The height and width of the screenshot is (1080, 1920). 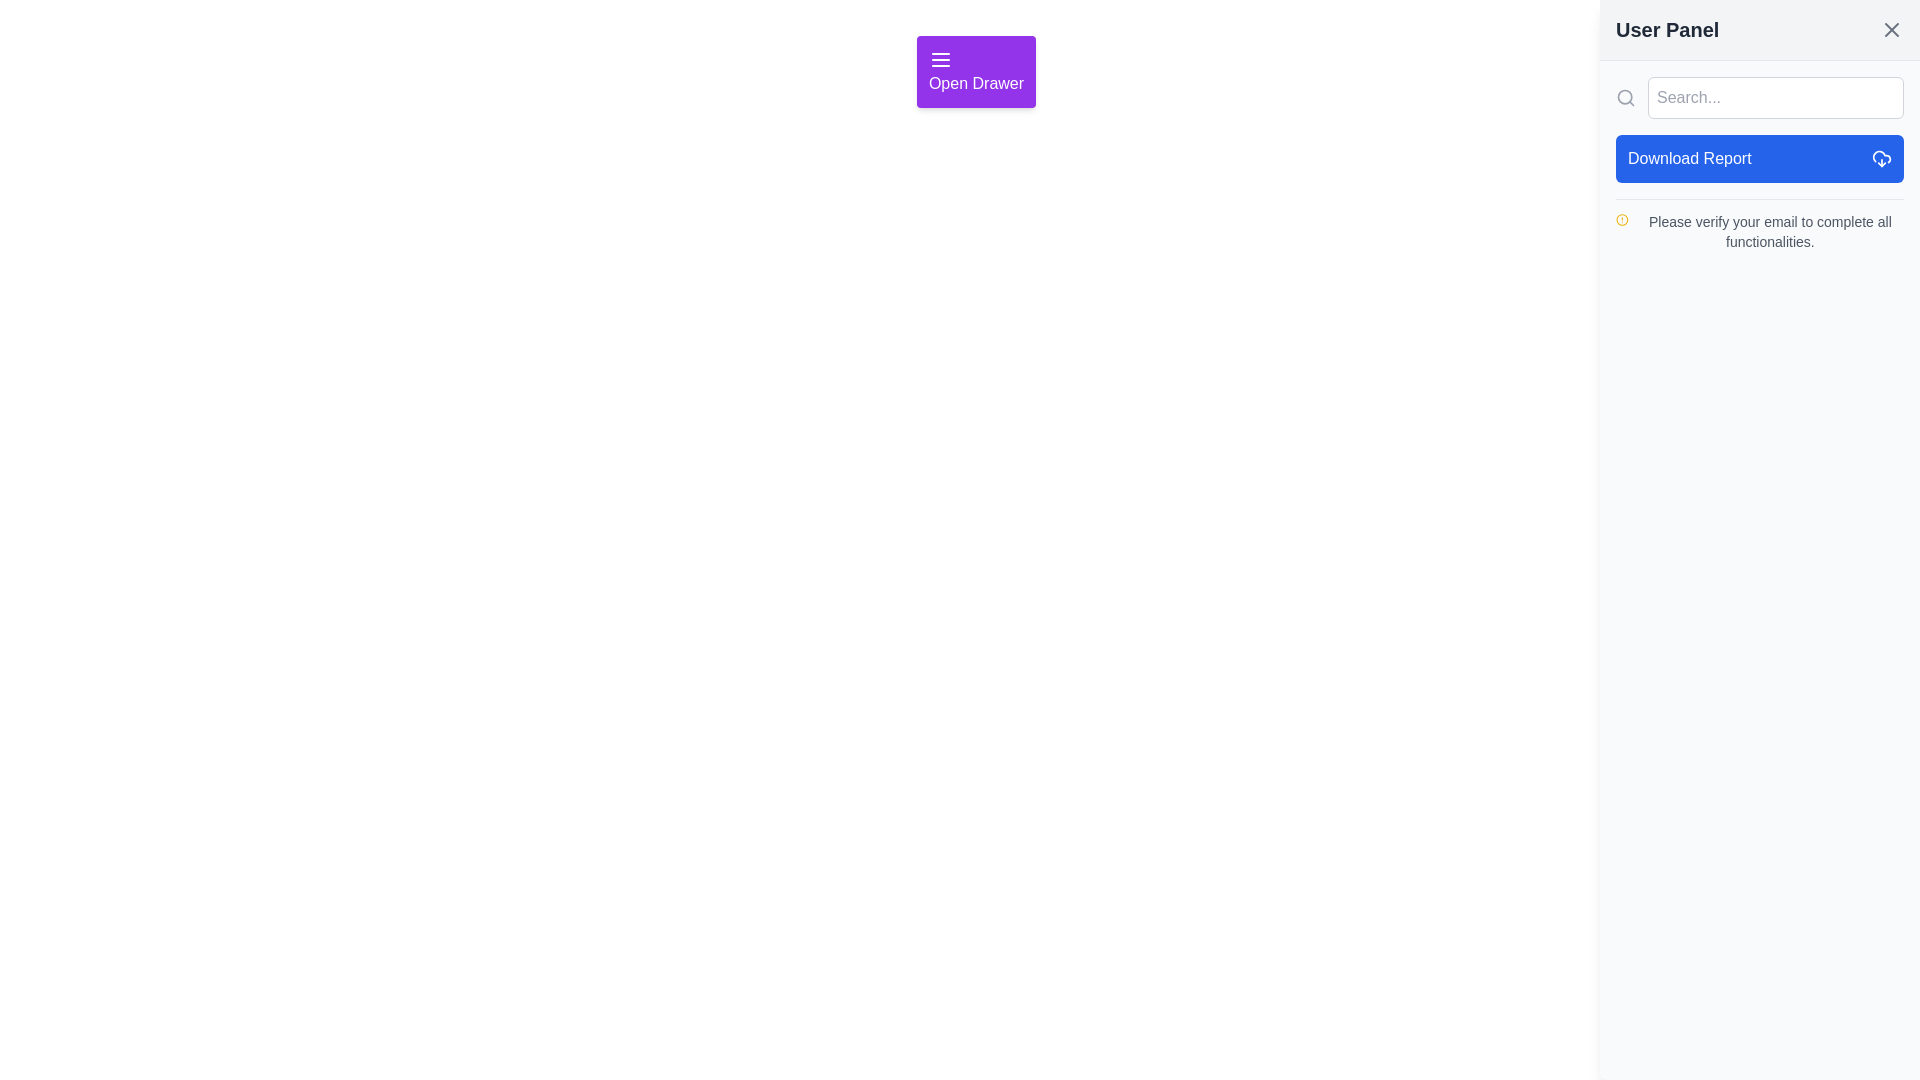 I want to click on the gray magnifying glass icon representing a search function located to the far left of the horizontal group of elements in the User Panel, so click(x=1626, y=97).